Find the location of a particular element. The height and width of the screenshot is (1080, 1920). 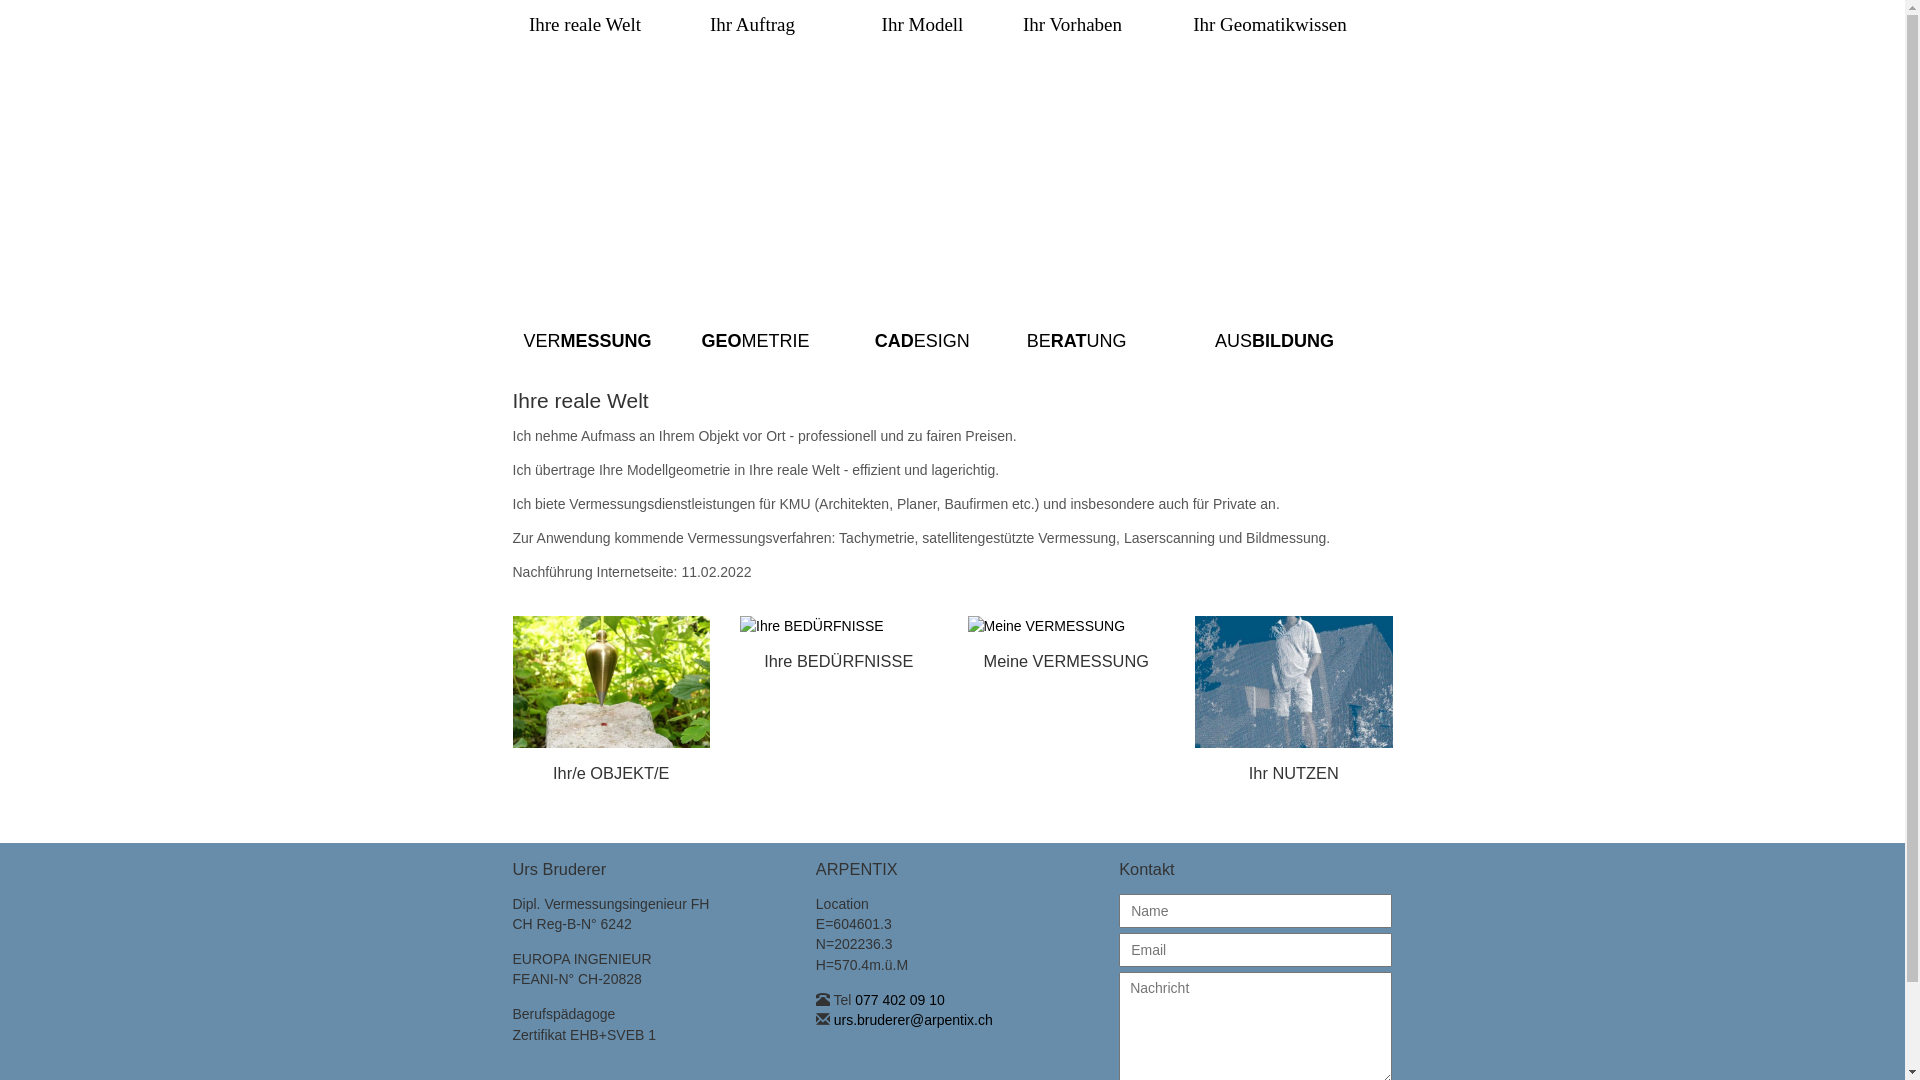

'VERMESSUNG' is located at coordinates (585, 339).